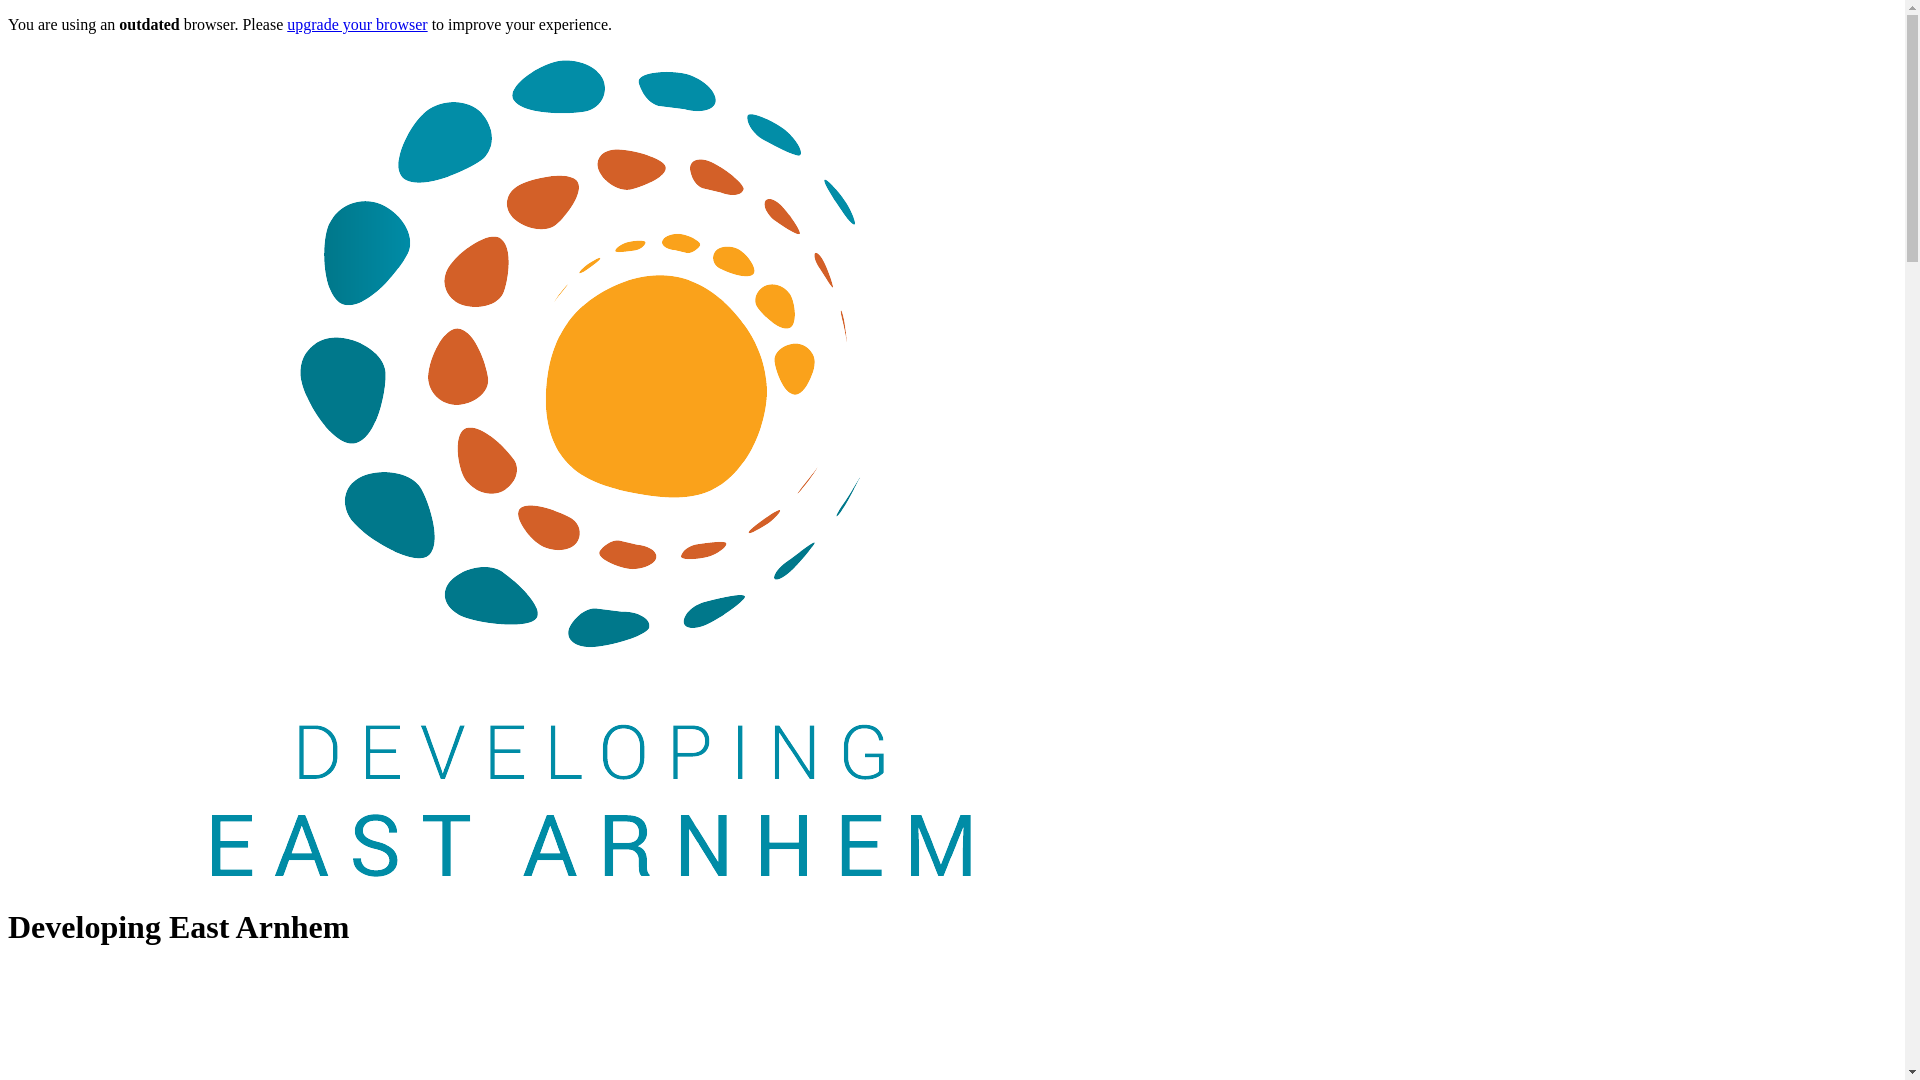 The width and height of the screenshot is (1920, 1080). Describe the element at coordinates (356, 24) in the screenshot. I see `'upgrade your browser'` at that location.